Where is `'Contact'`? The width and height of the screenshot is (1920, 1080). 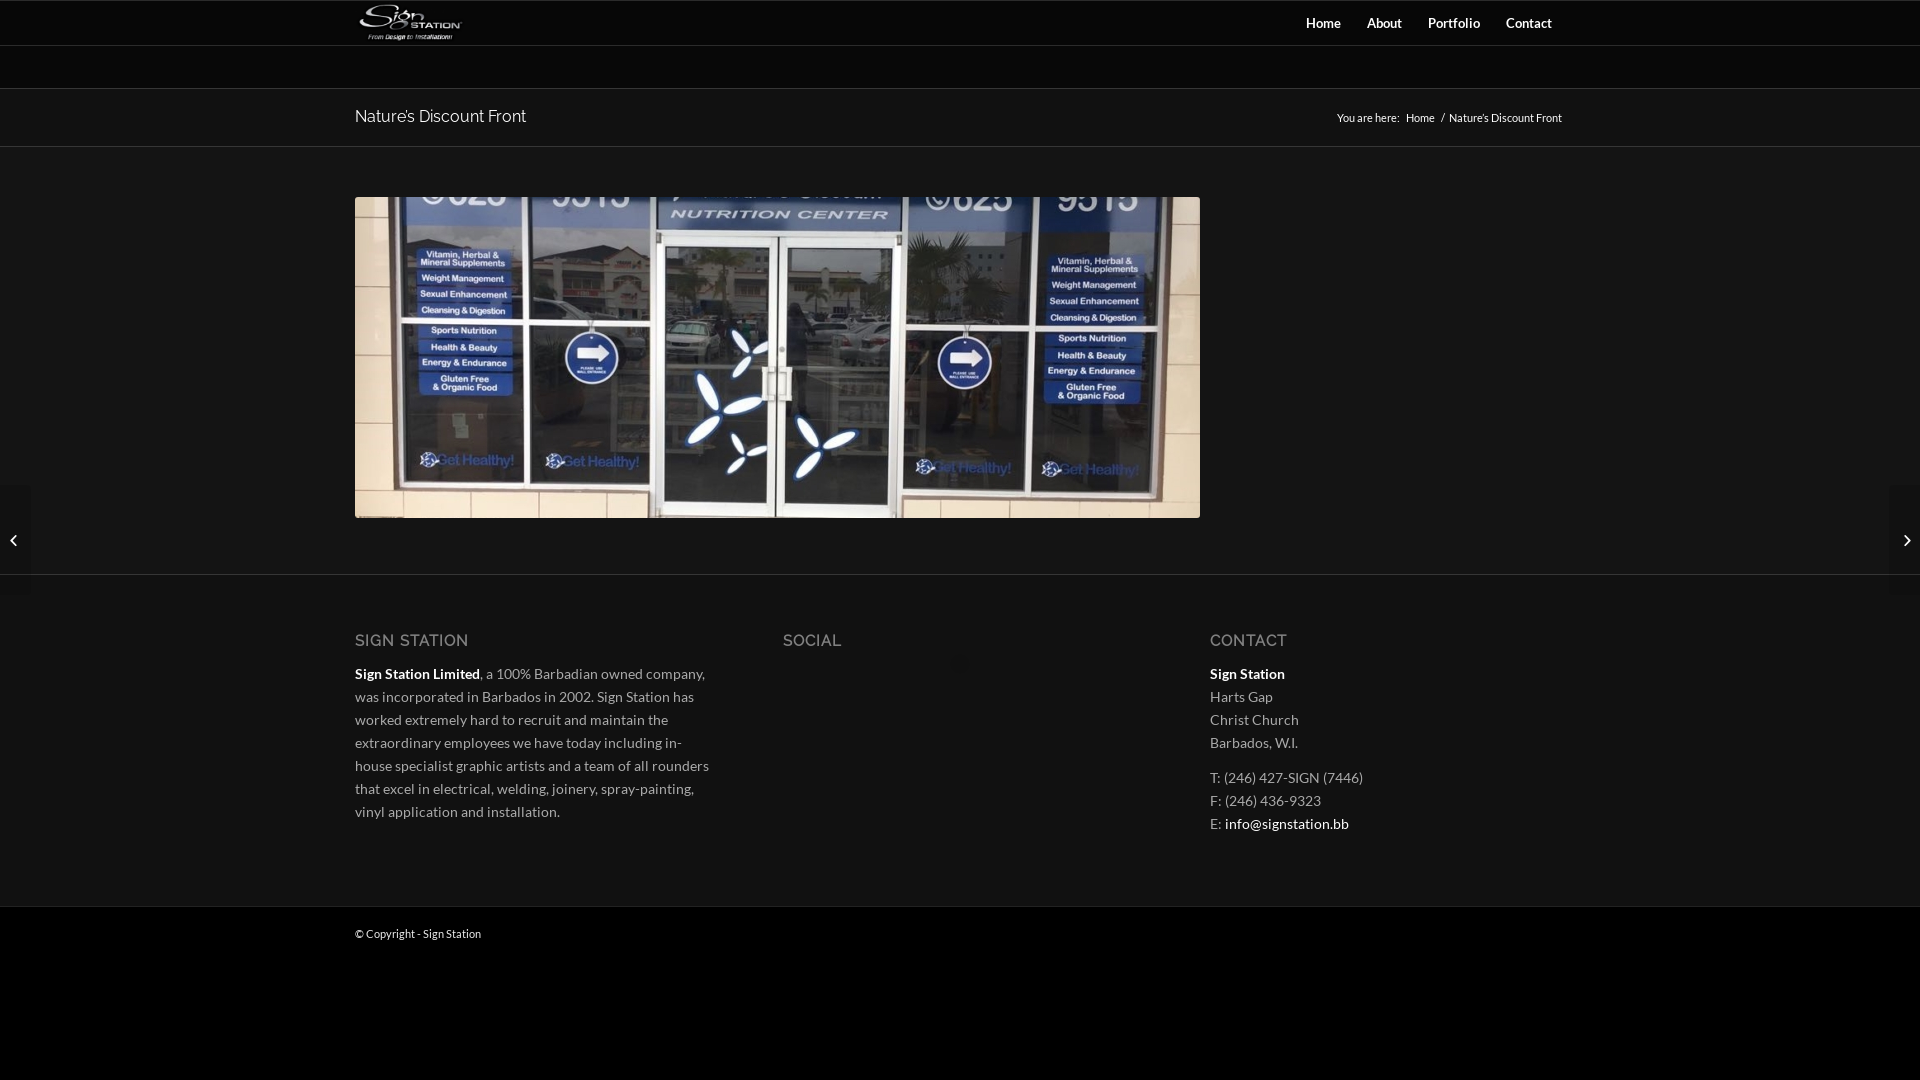
'Contact' is located at coordinates (1528, 23).